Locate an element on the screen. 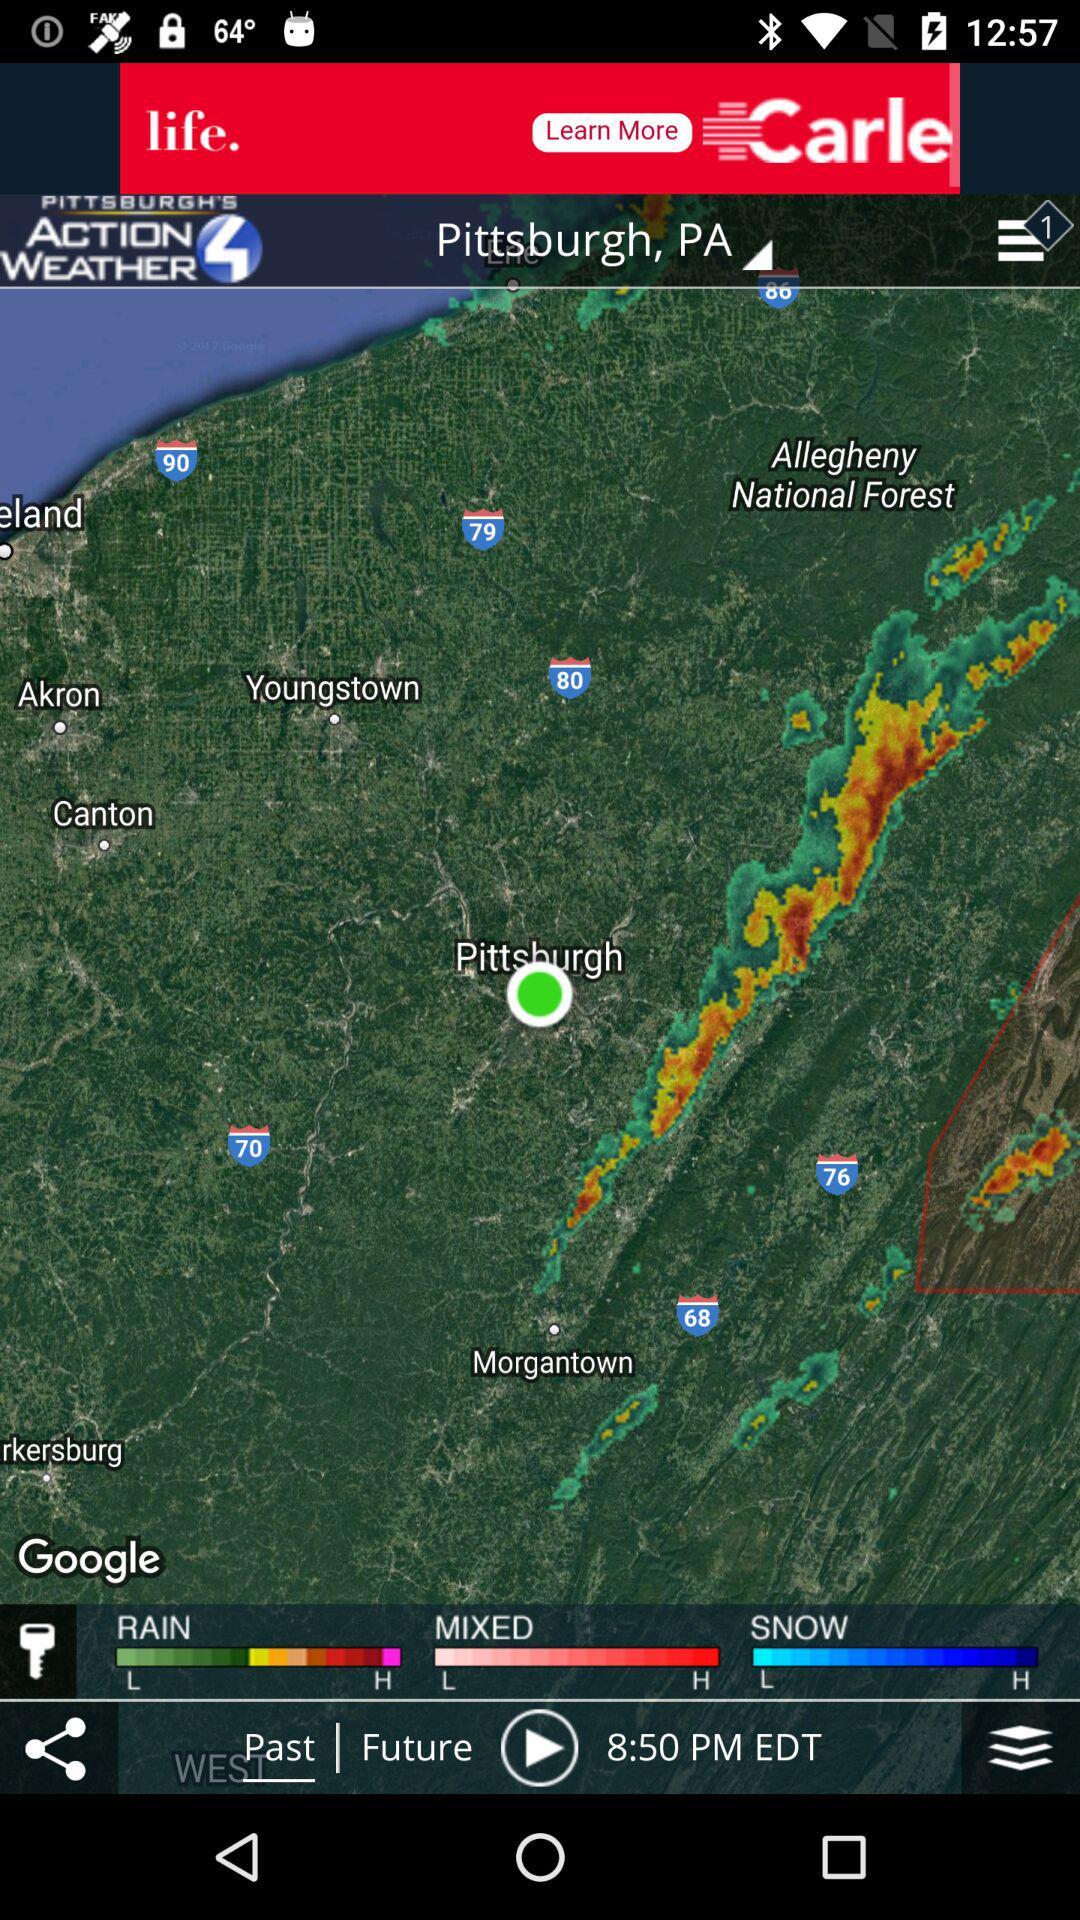 Image resolution: width=1080 pixels, height=1920 pixels. icon next to pittsburgh, pa is located at coordinates (131, 240).